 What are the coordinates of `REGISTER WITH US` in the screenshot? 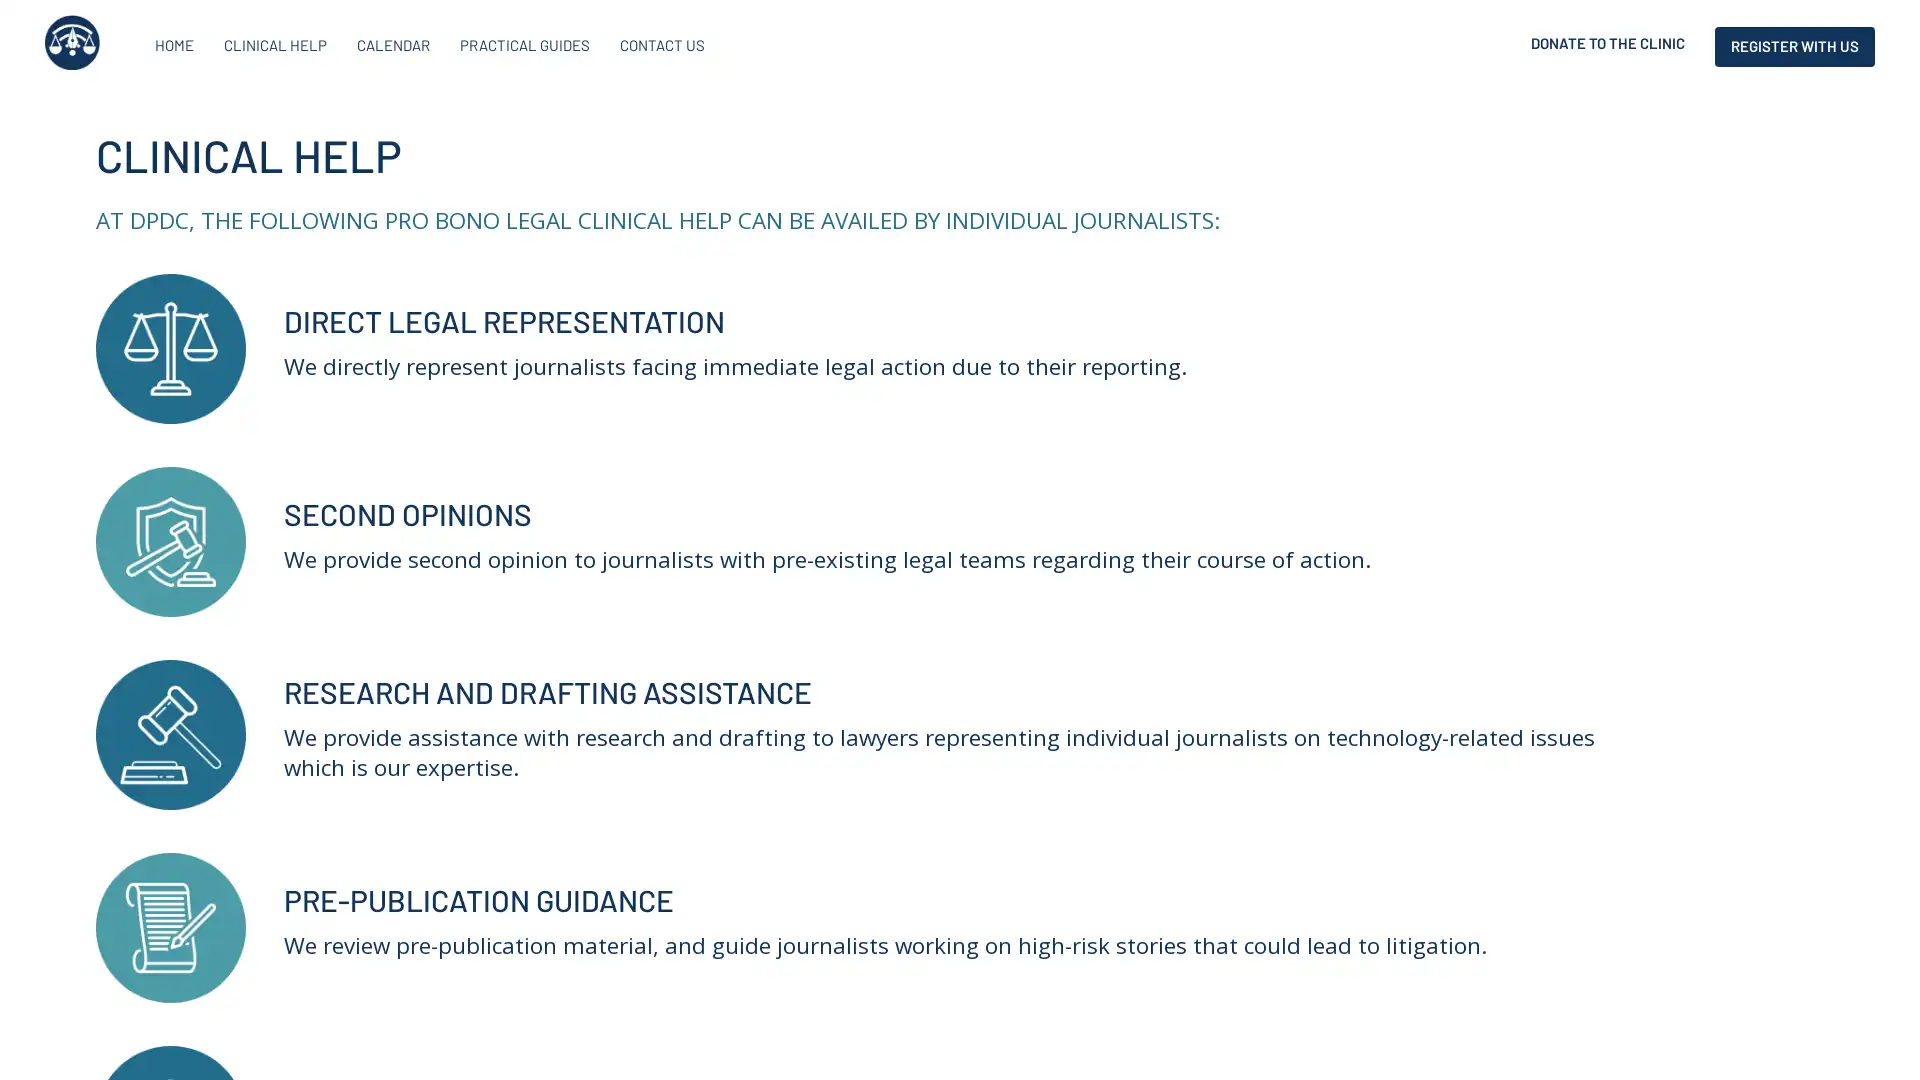 It's located at (1795, 45).